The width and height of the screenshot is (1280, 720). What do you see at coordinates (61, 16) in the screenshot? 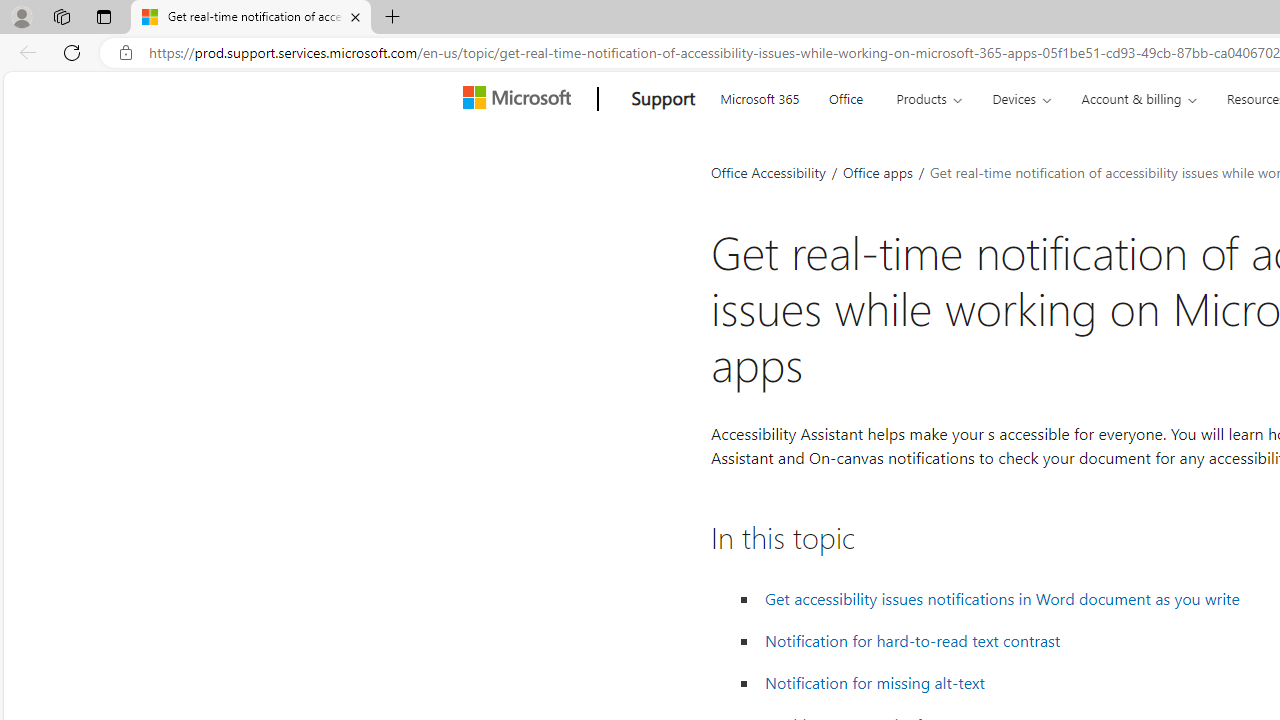
I see `'Workspaces'` at bounding box center [61, 16].